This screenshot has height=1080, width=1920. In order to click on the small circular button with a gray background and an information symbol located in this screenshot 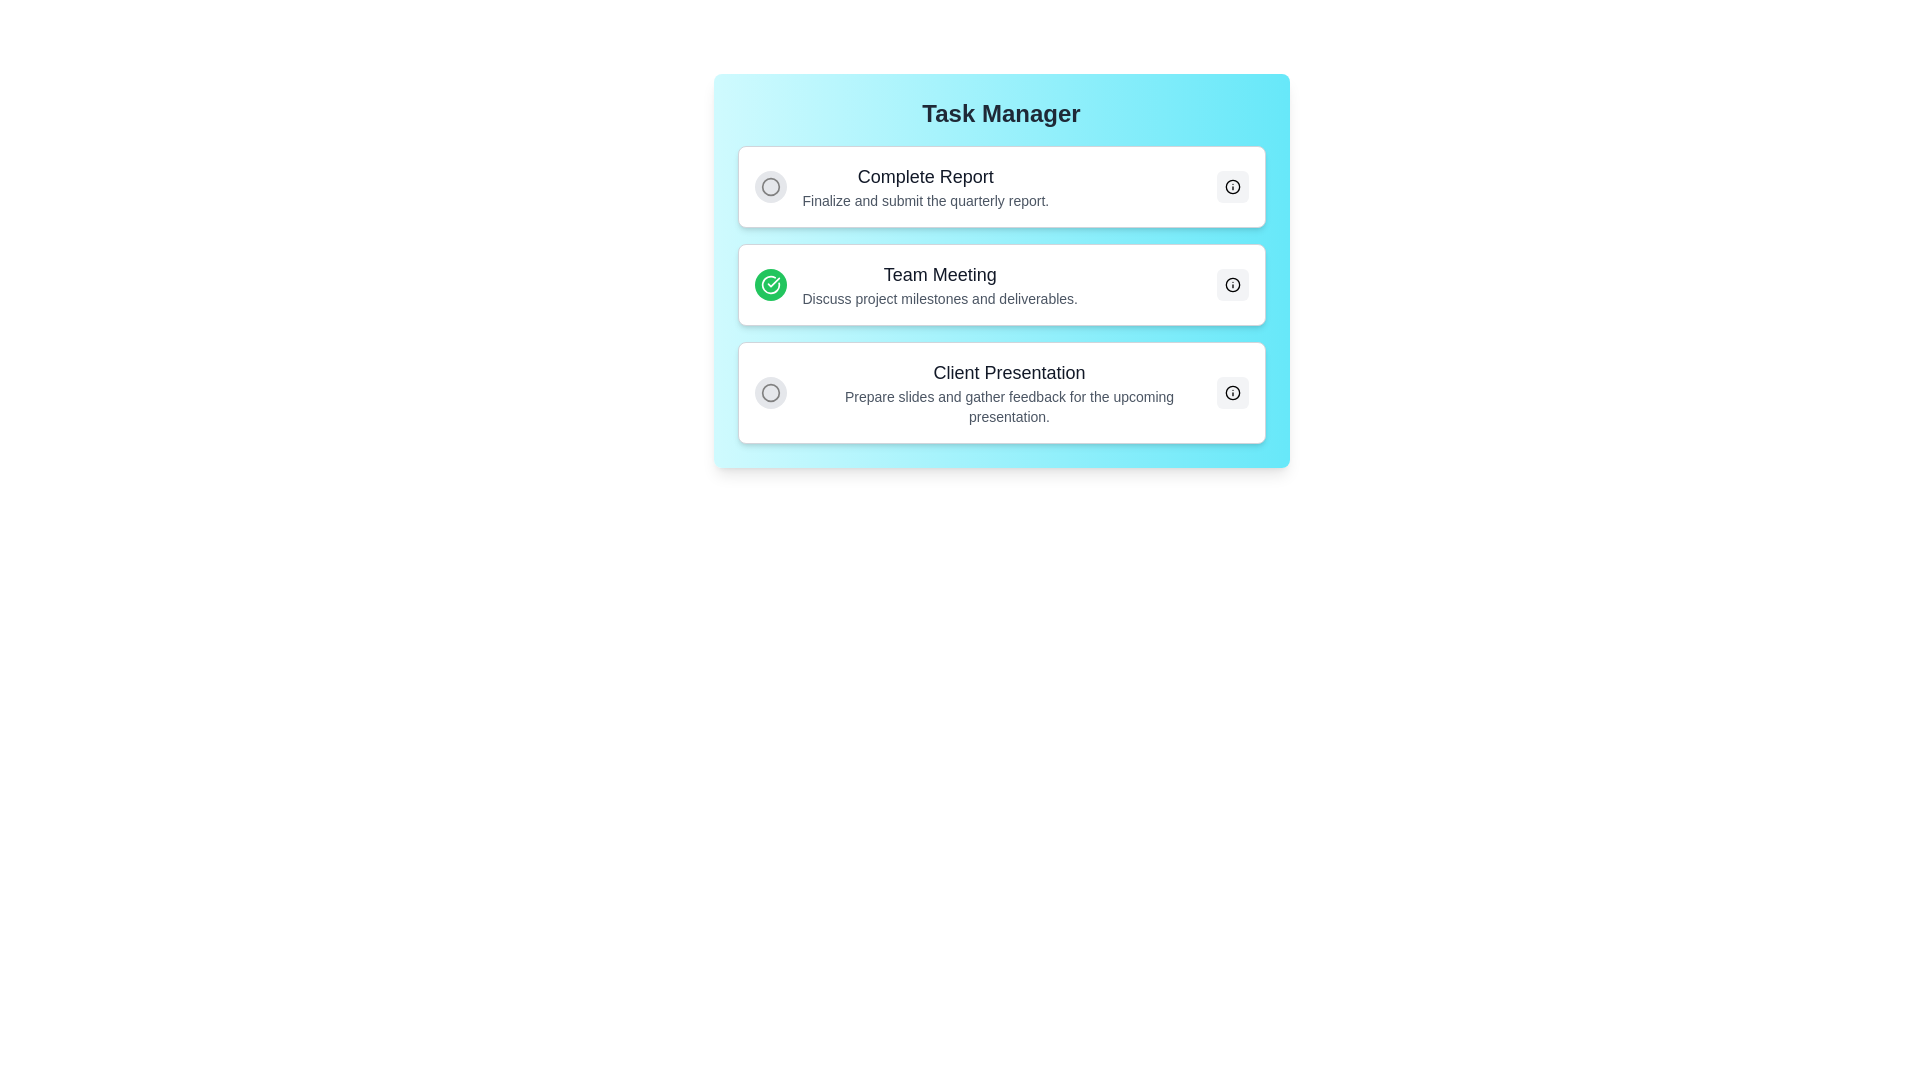, I will do `click(1231, 285)`.